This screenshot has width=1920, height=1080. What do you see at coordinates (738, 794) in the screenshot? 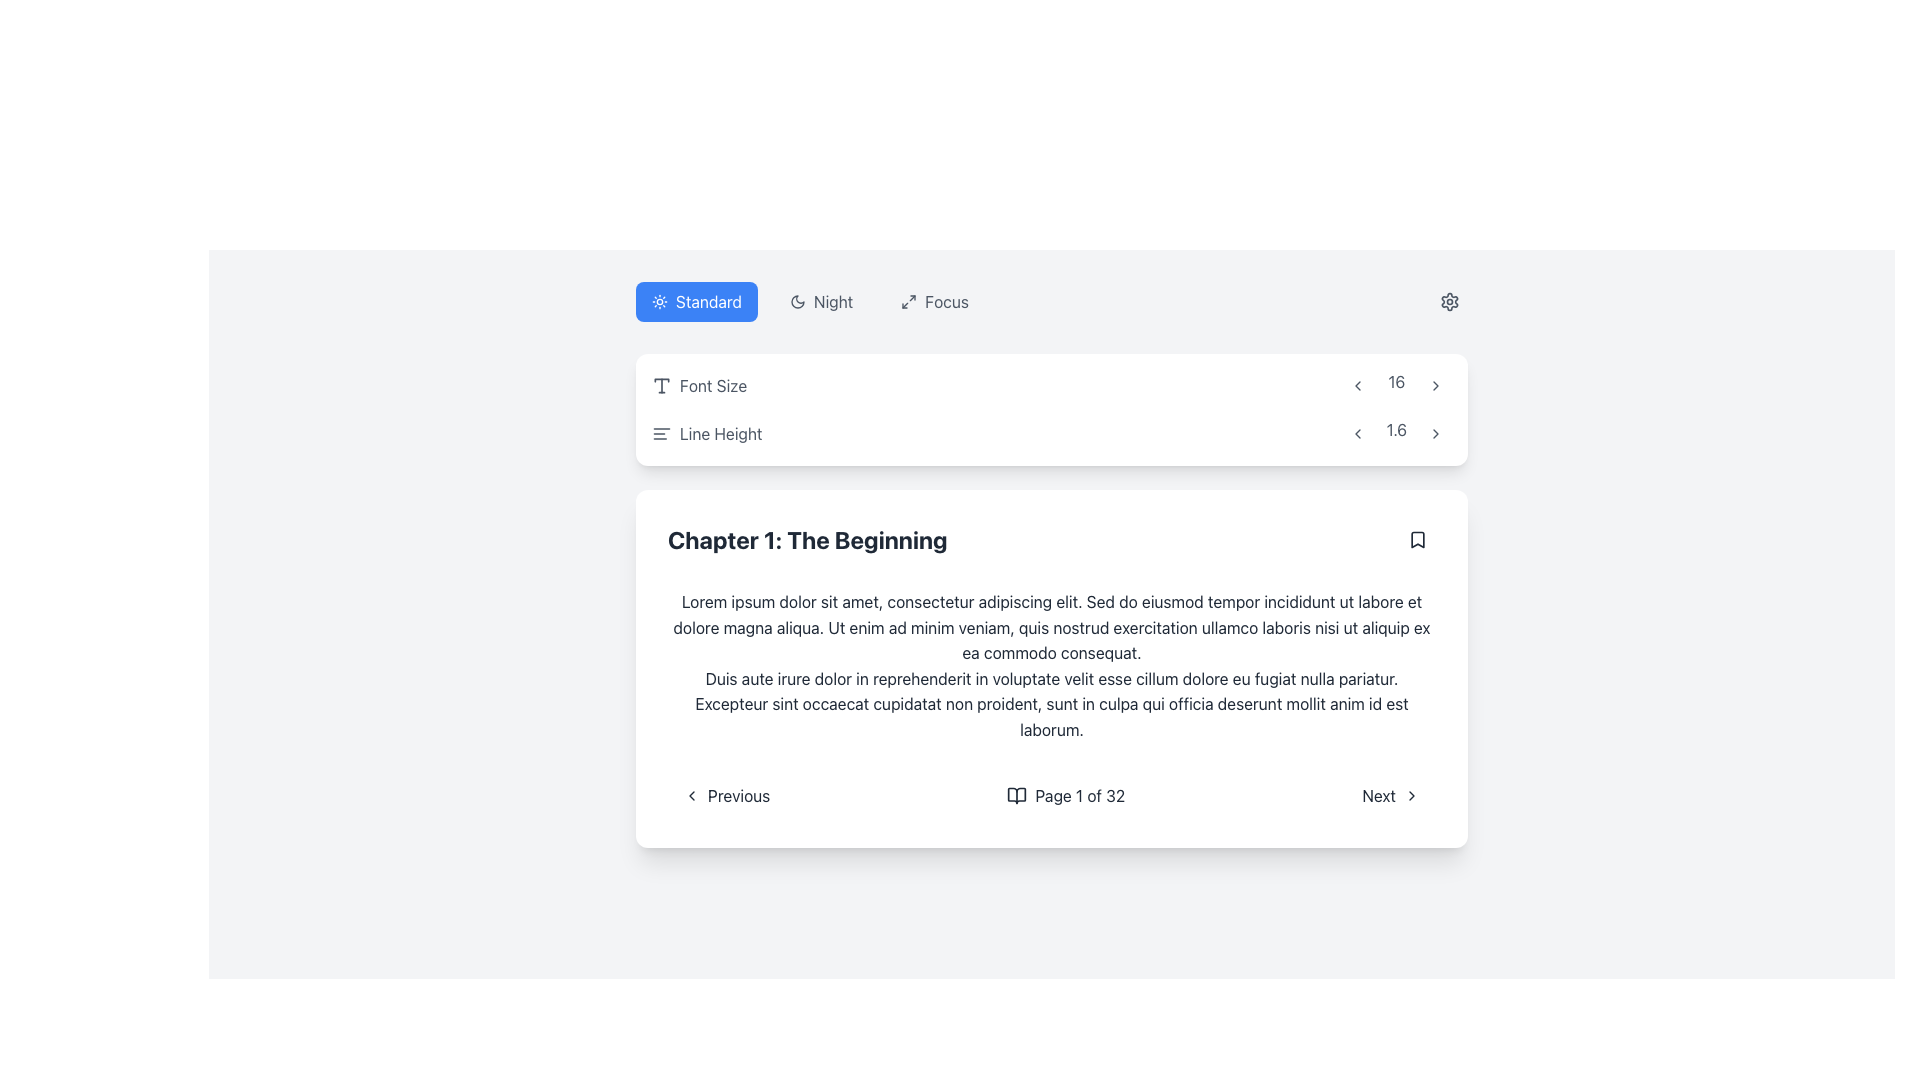
I see `the 'Previous' text label, which indicates a navigational action for paging back, located in the bottom-left corner of the chapter details card` at bounding box center [738, 794].